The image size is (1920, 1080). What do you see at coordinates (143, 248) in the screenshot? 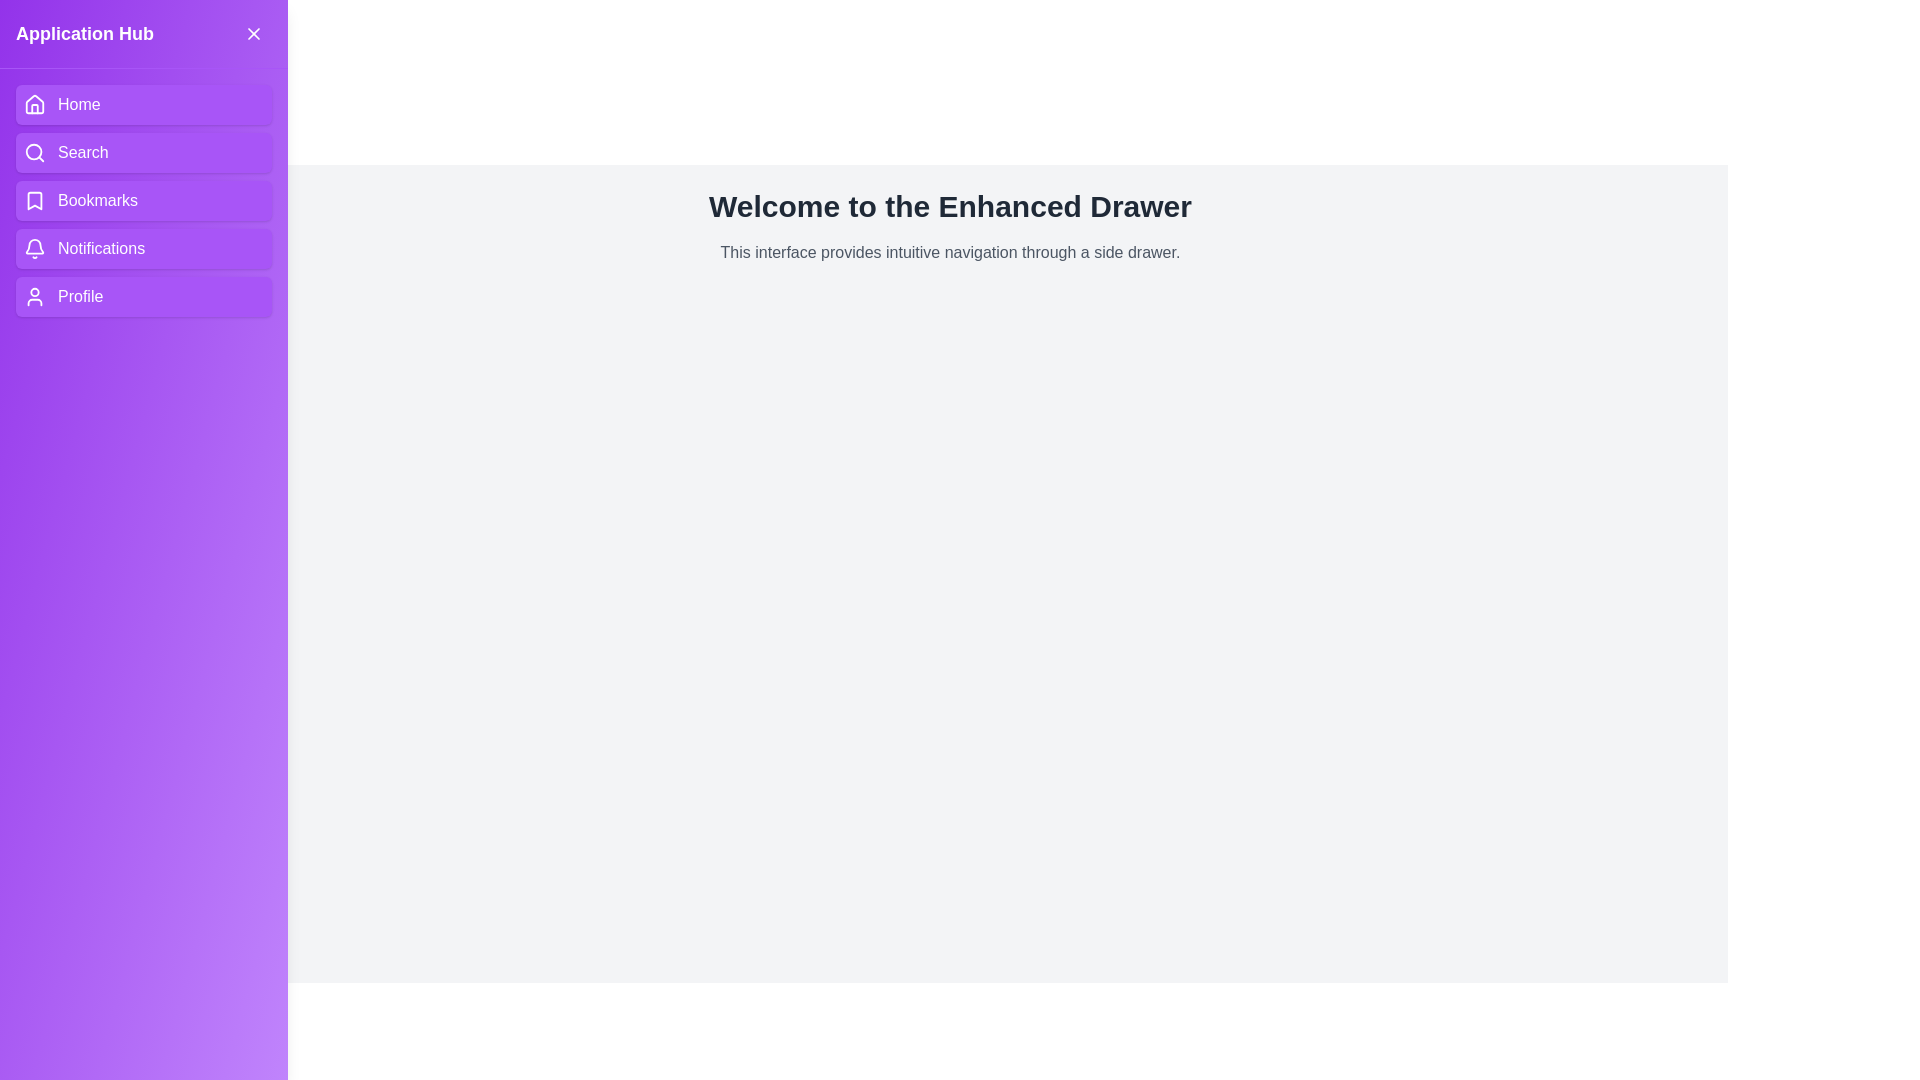
I see `the navigation item Notifications in the drawer to navigate to the corresponding section` at bounding box center [143, 248].